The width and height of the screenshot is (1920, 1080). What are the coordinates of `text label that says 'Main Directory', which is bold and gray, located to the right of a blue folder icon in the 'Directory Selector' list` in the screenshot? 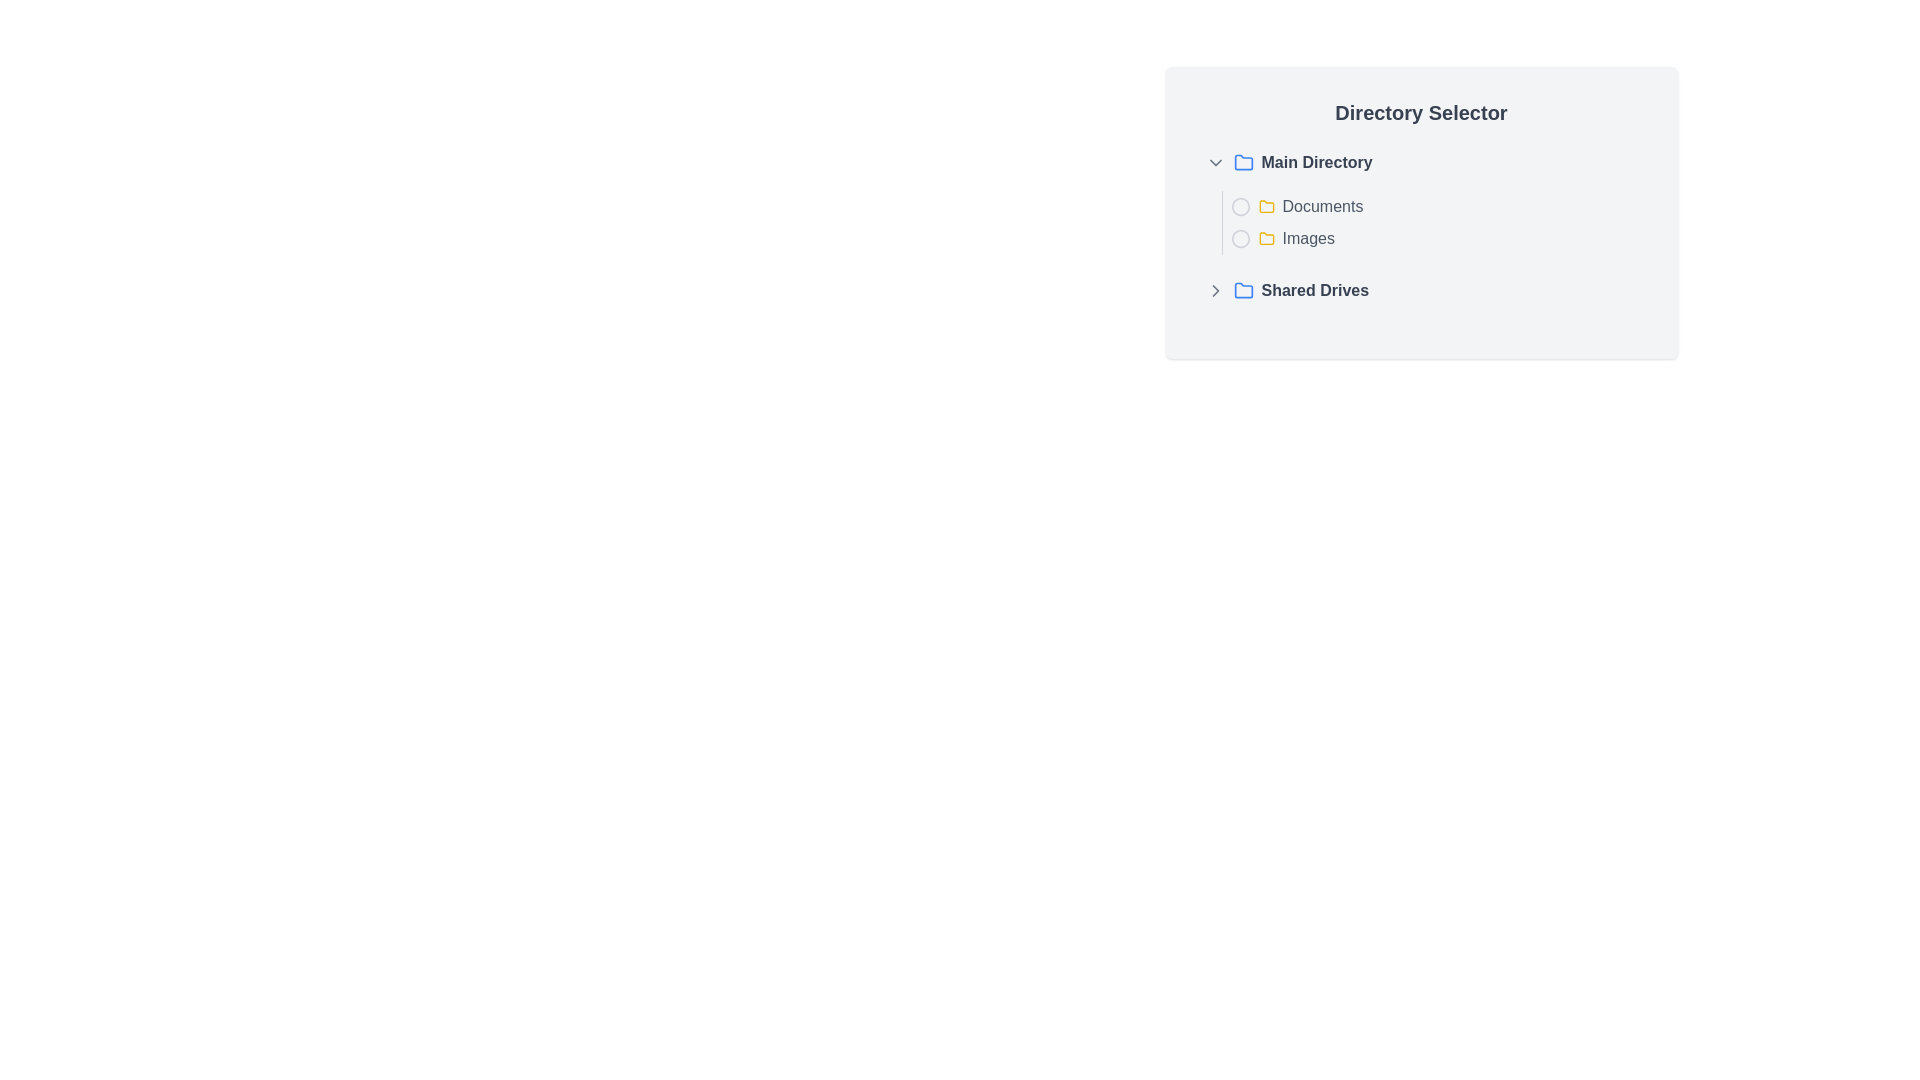 It's located at (1317, 161).